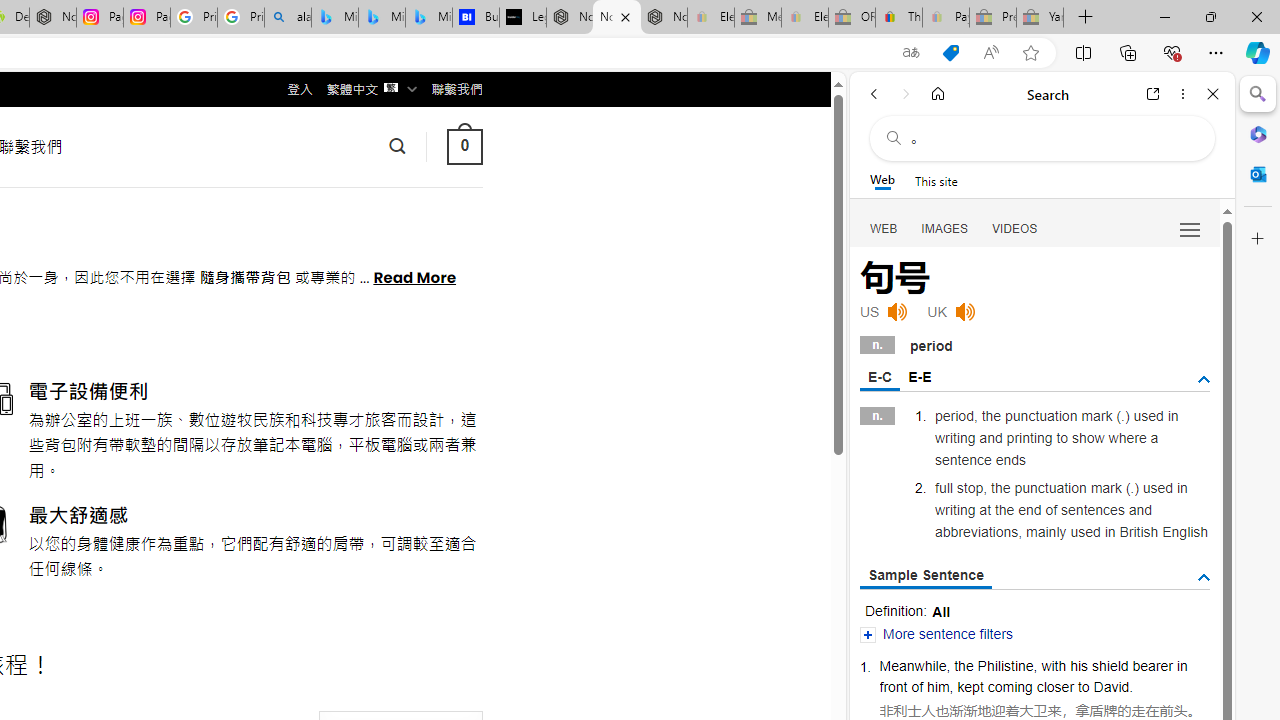 The image size is (1280, 720). Describe the element at coordinates (993, 17) in the screenshot. I see `'Press Room - eBay Inc. - Sleeping'` at that location.